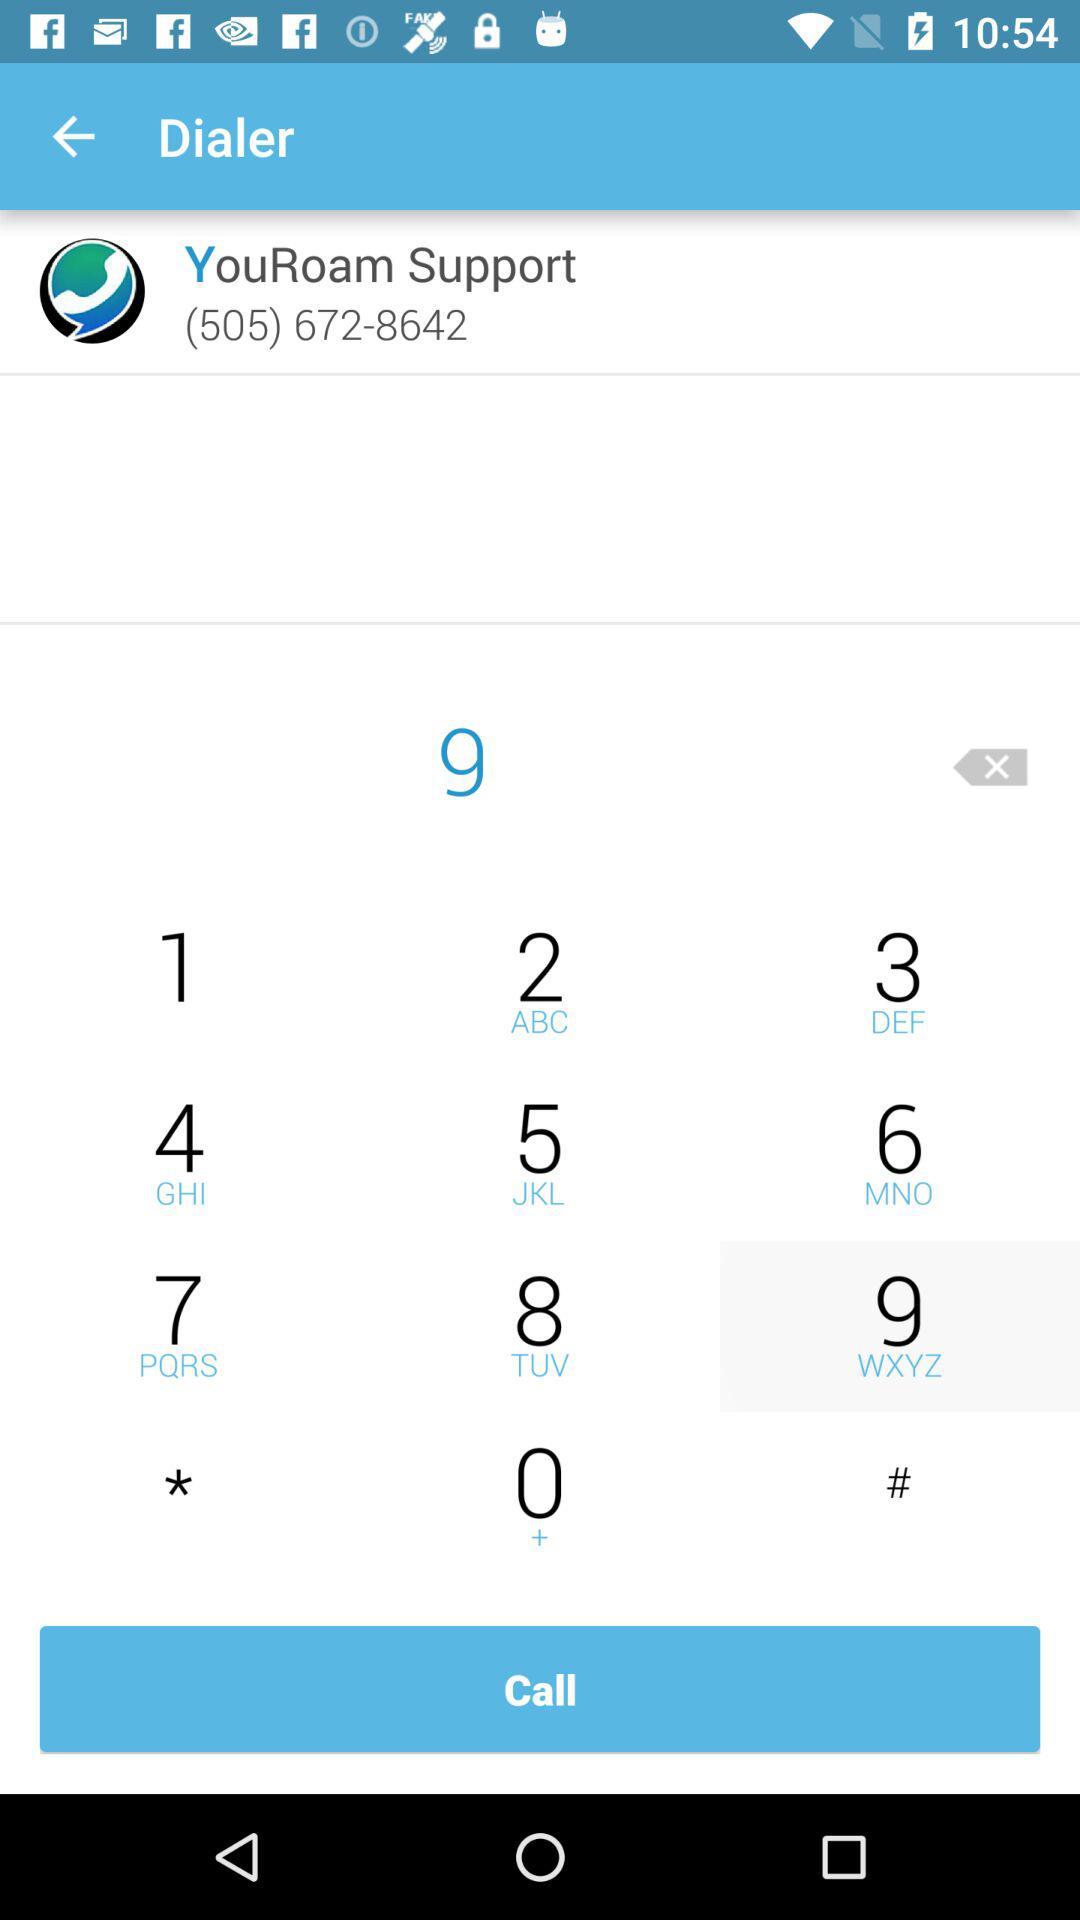  What do you see at coordinates (898, 982) in the screenshot?
I see `to enter number 3 in dial box` at bounding box center [898, 982].